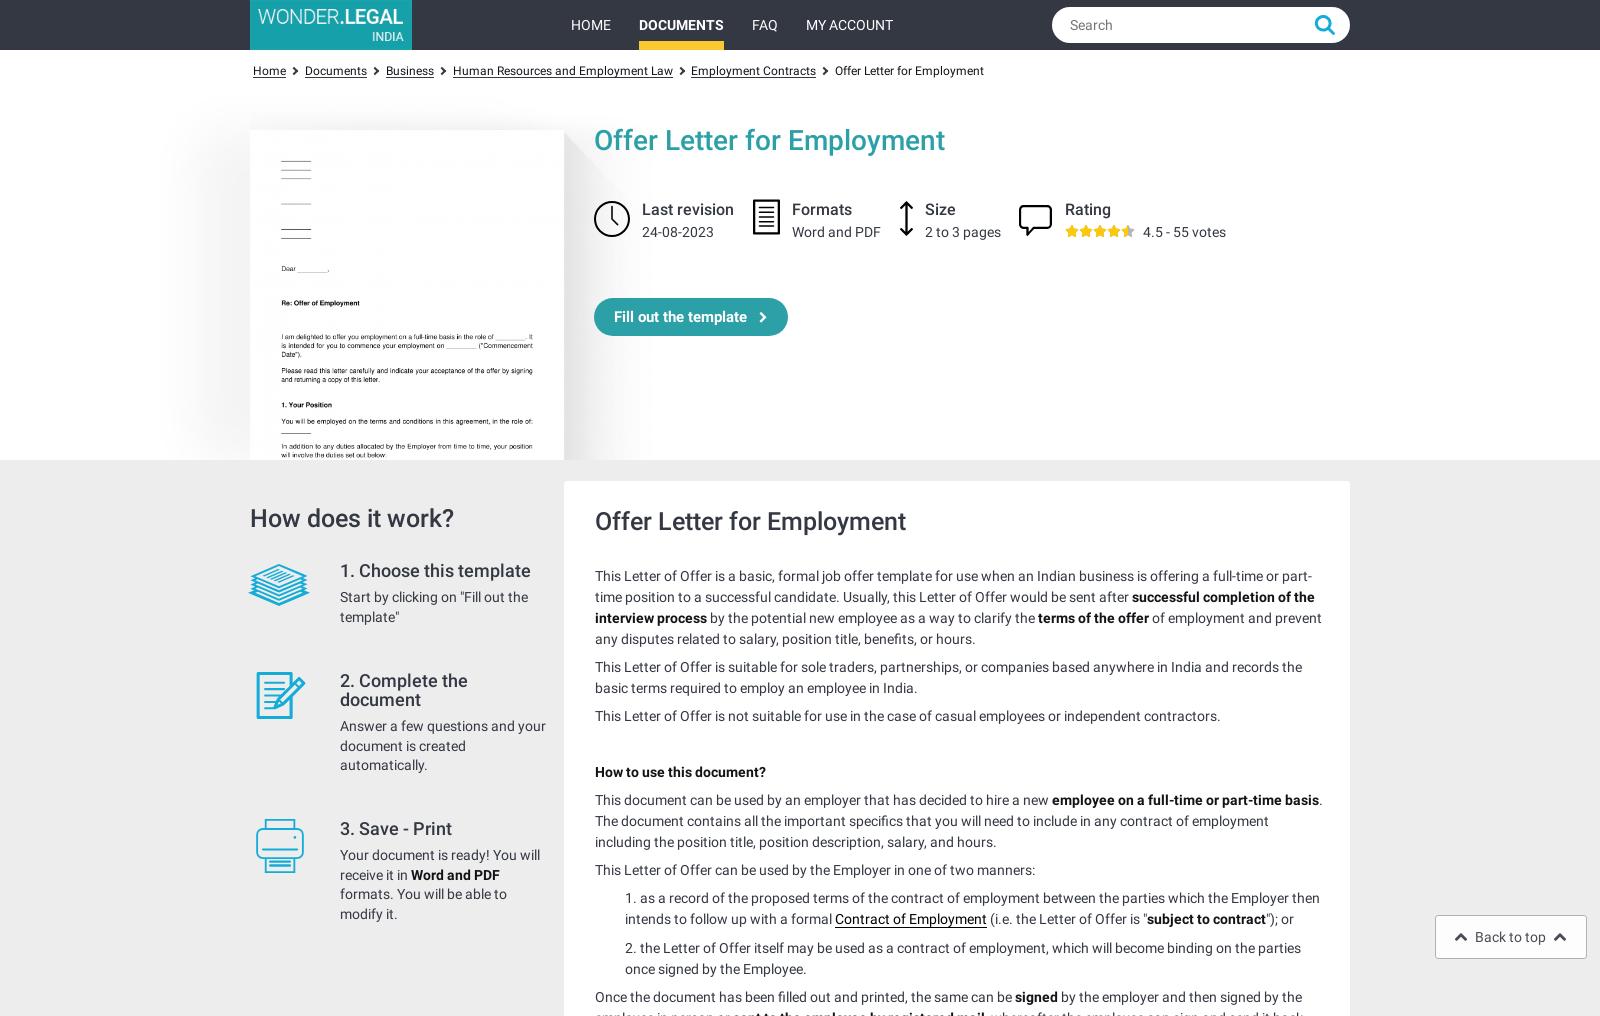  What do you see at coordinates (1011, 995) in the screenshot?
I see `'signed'` at bounding box center [1011, 995].